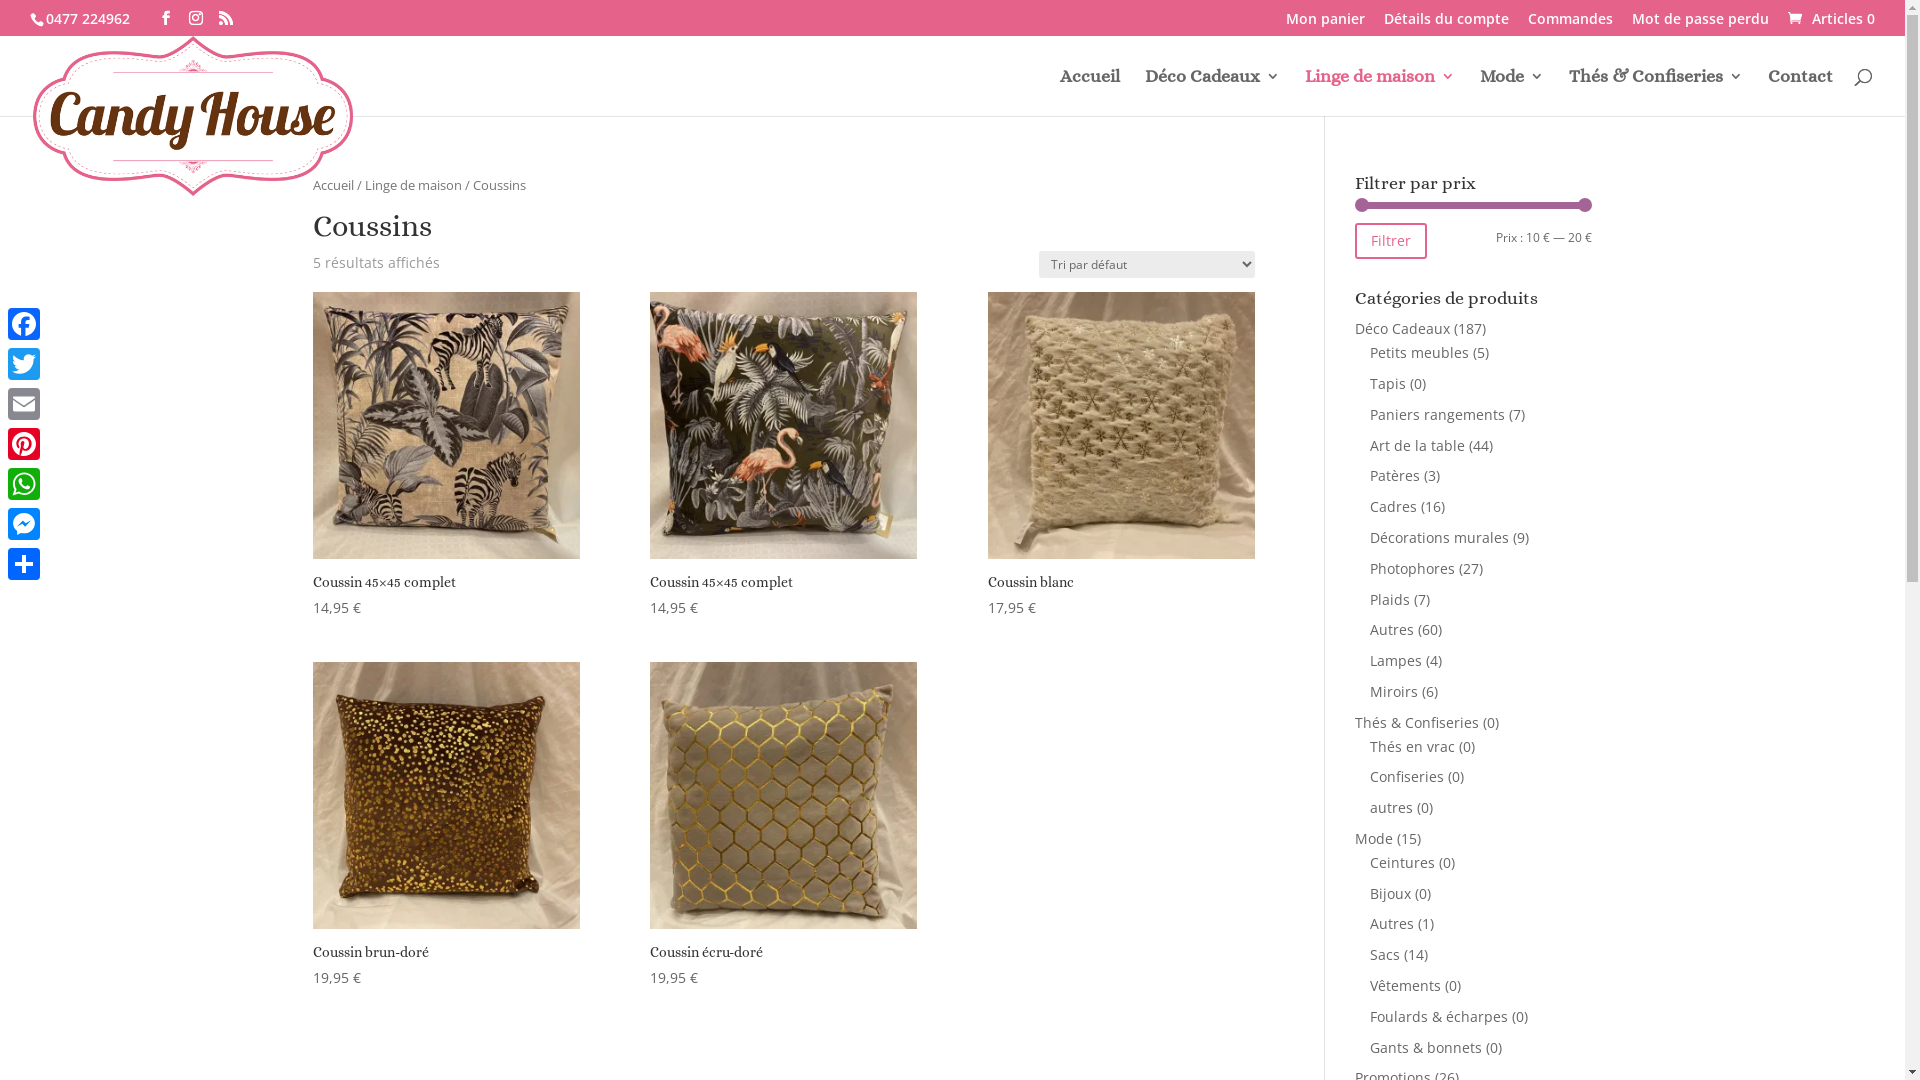  What do you see at coordinates (1829, 17) in the screenshot?
I see `'Articles 0'` at bounding box center [1829, 17].